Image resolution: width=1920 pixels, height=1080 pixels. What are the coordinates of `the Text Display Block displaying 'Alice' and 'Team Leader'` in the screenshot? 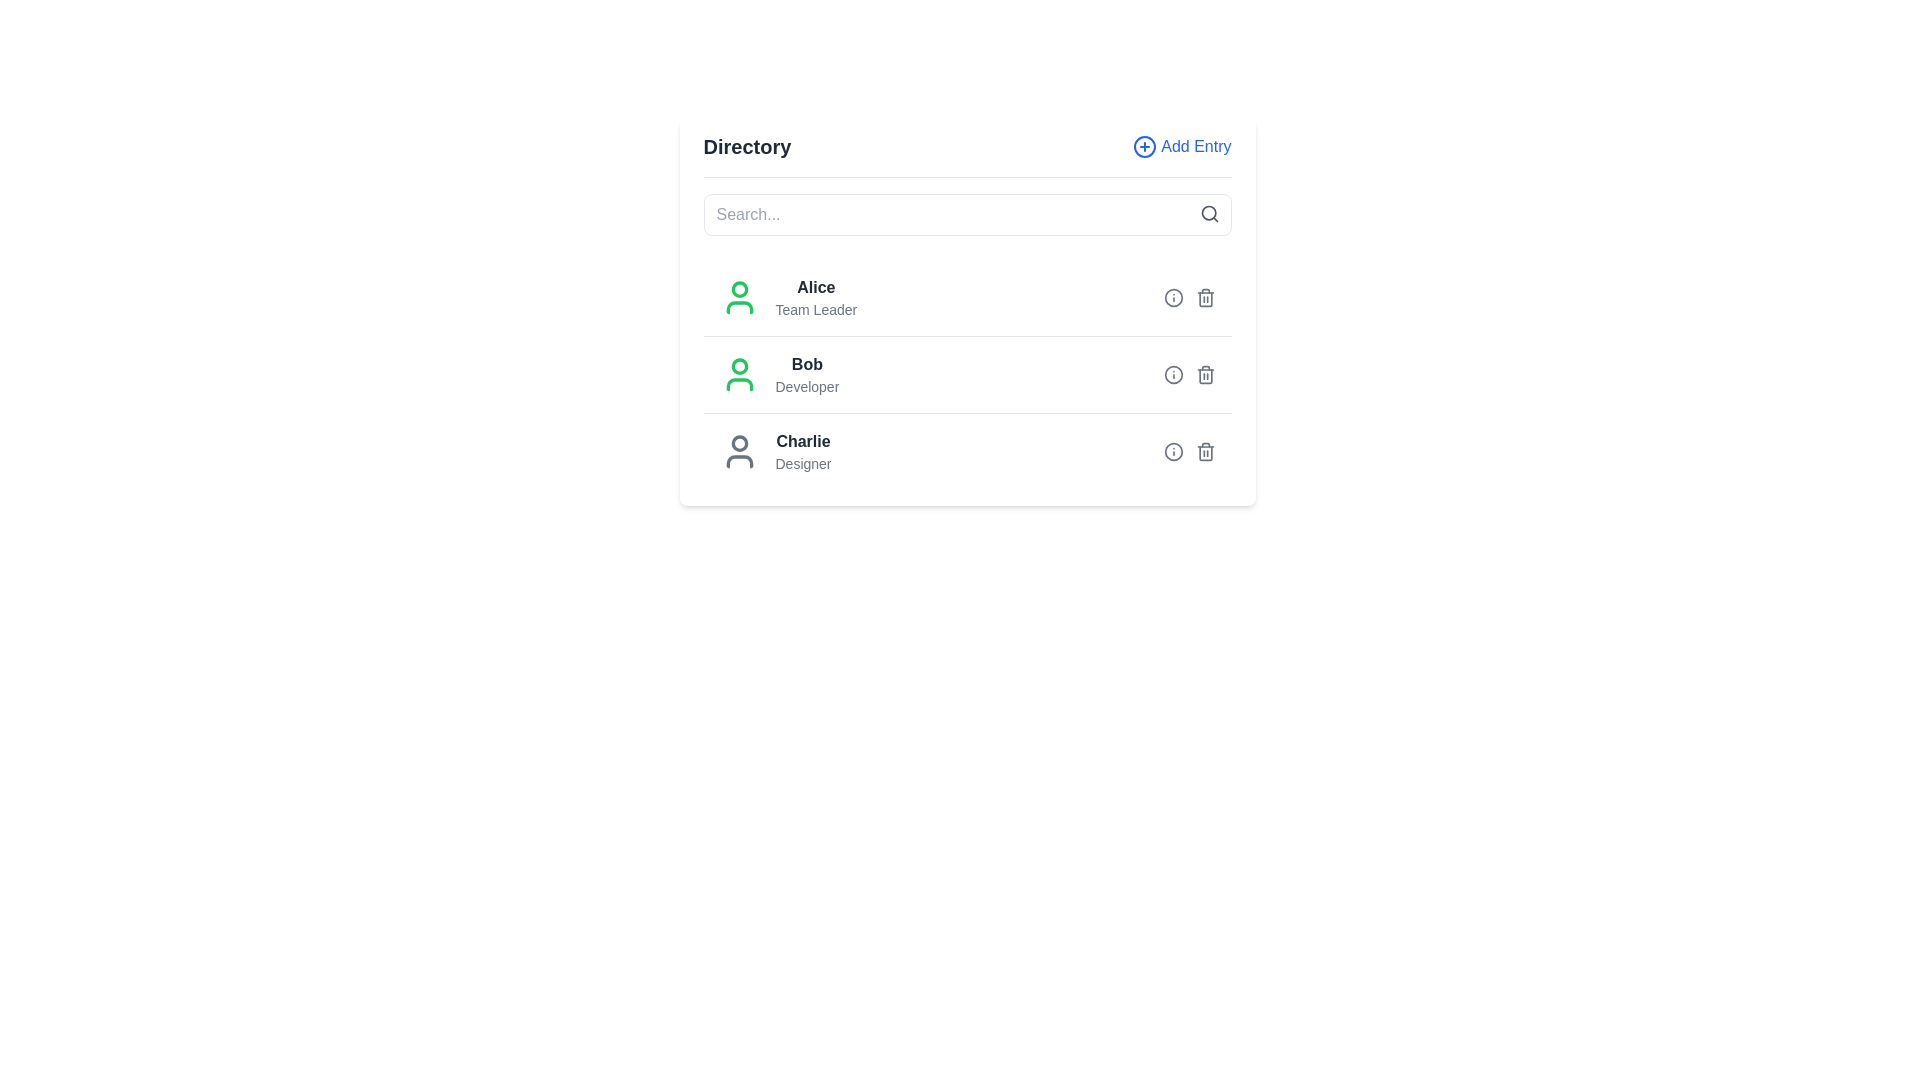 It's located at (816, 297).